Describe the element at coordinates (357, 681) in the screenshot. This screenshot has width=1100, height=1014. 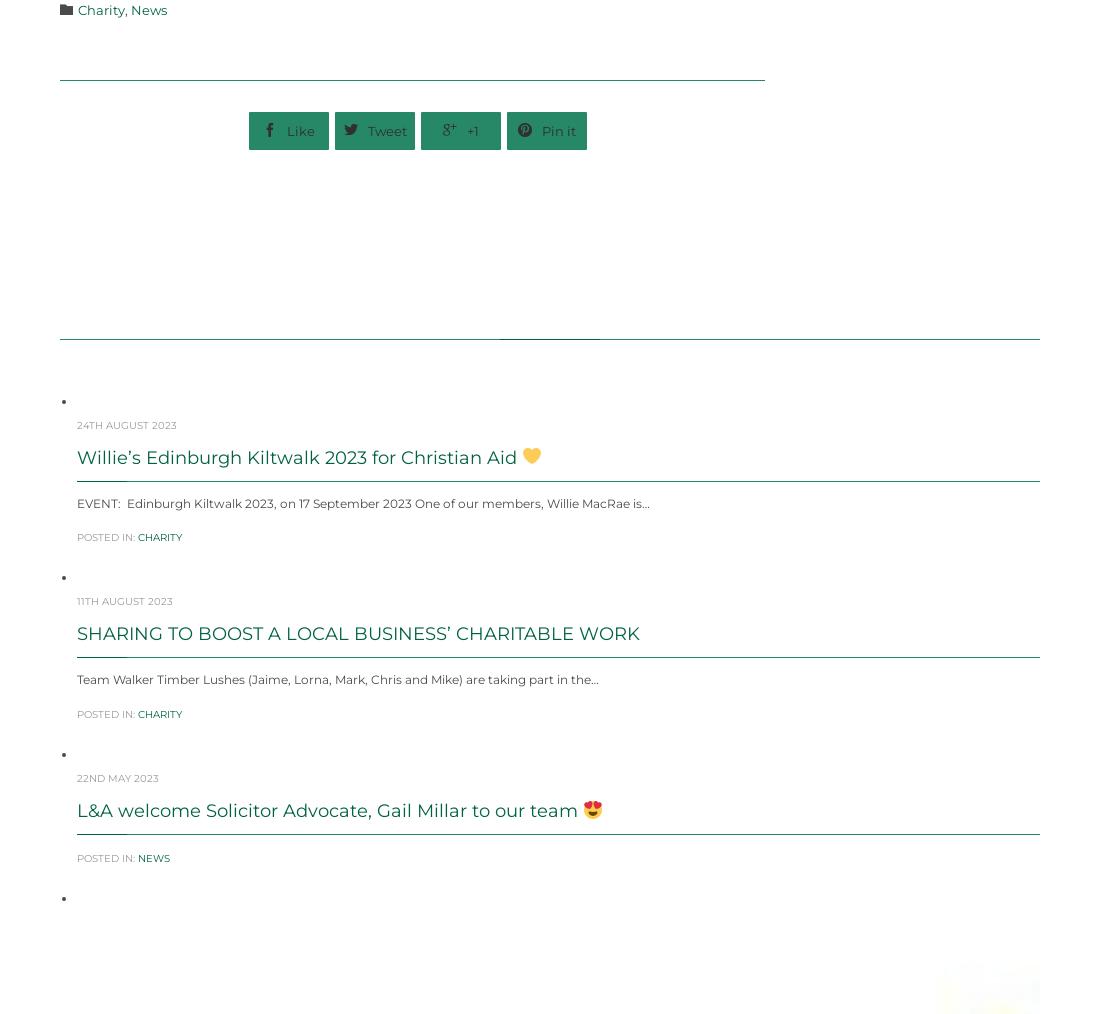
I see `'SHARING TO BOOST A LOCAL BUSINESS’ CHARITABLE WORK'` at that location.